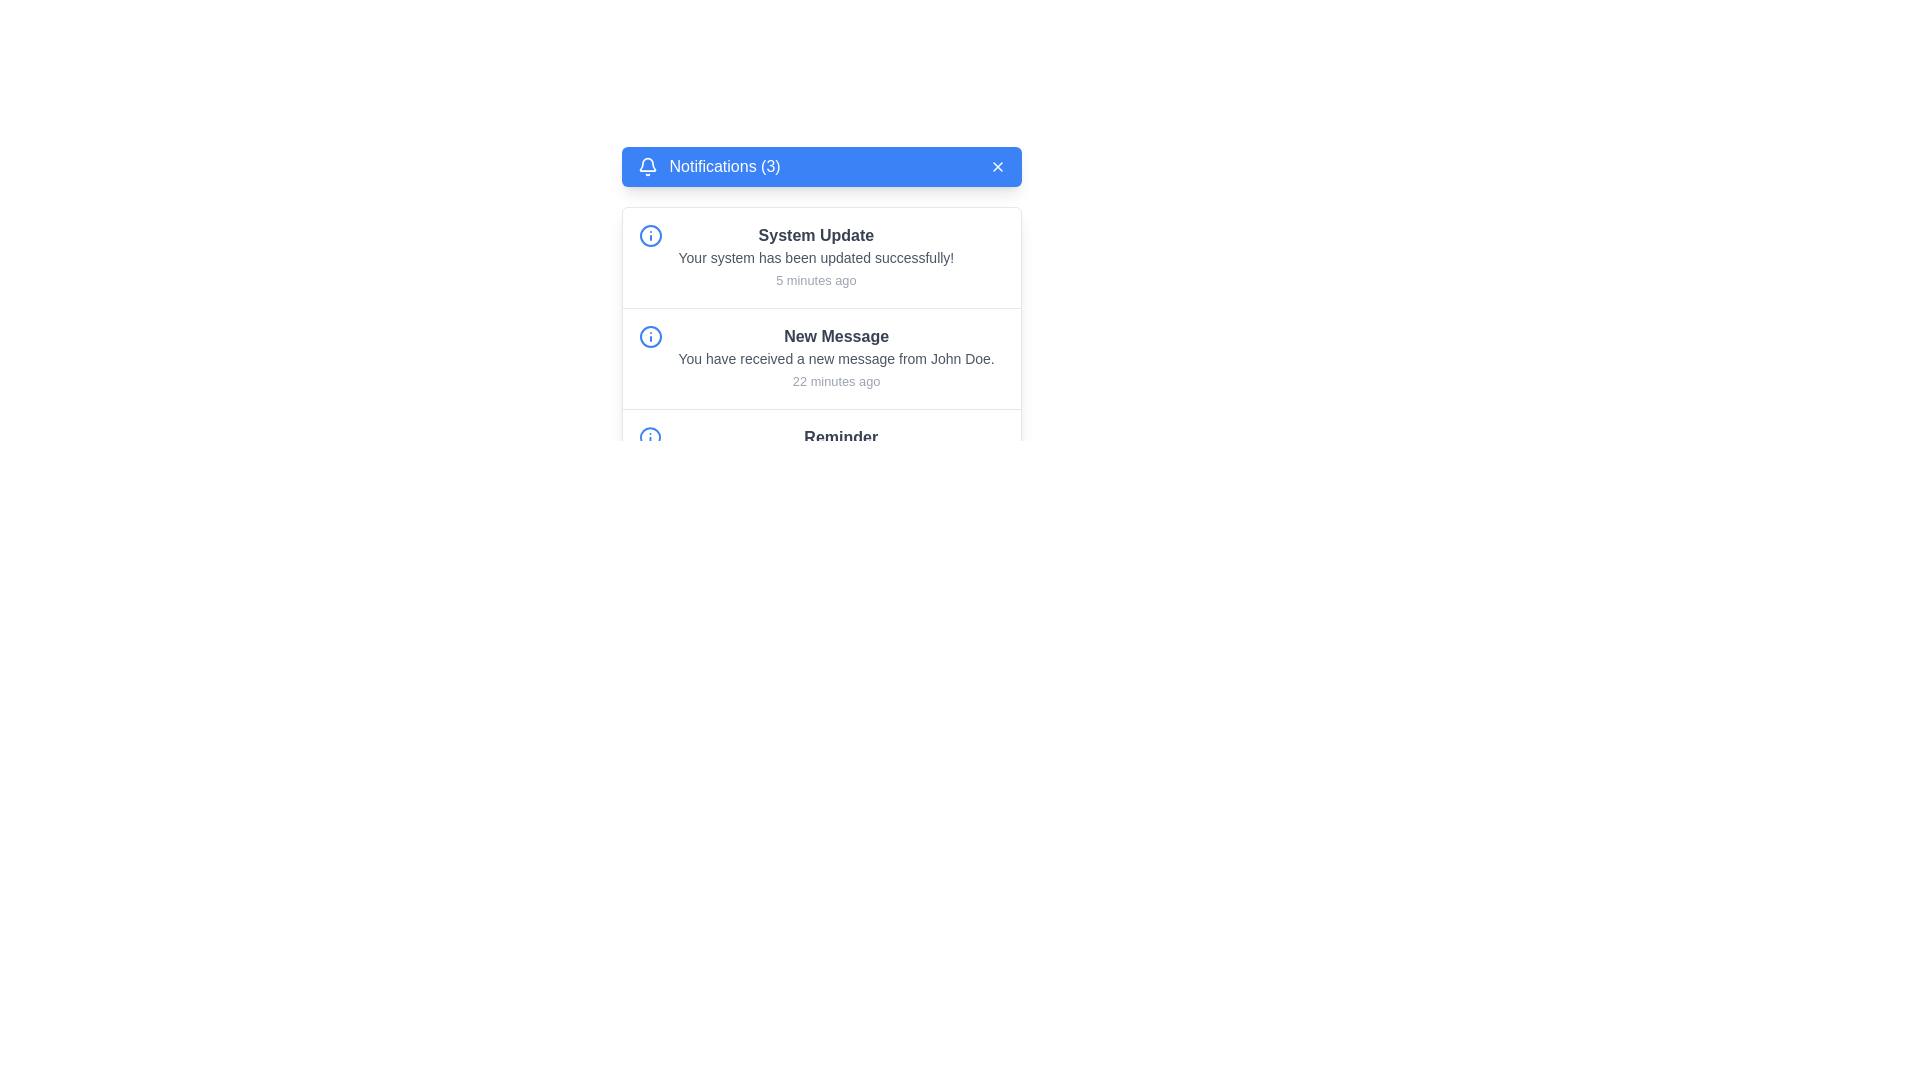 The height and width of the screenshot is (1080, 1920). What do you see at coordinates (836, 381) in the screenshot?
I see `the text label displaying '22 minutes ago', which is styled in light gray and provides a timestamp within the 'New Message' notification card` at bounding box center [836, 381].